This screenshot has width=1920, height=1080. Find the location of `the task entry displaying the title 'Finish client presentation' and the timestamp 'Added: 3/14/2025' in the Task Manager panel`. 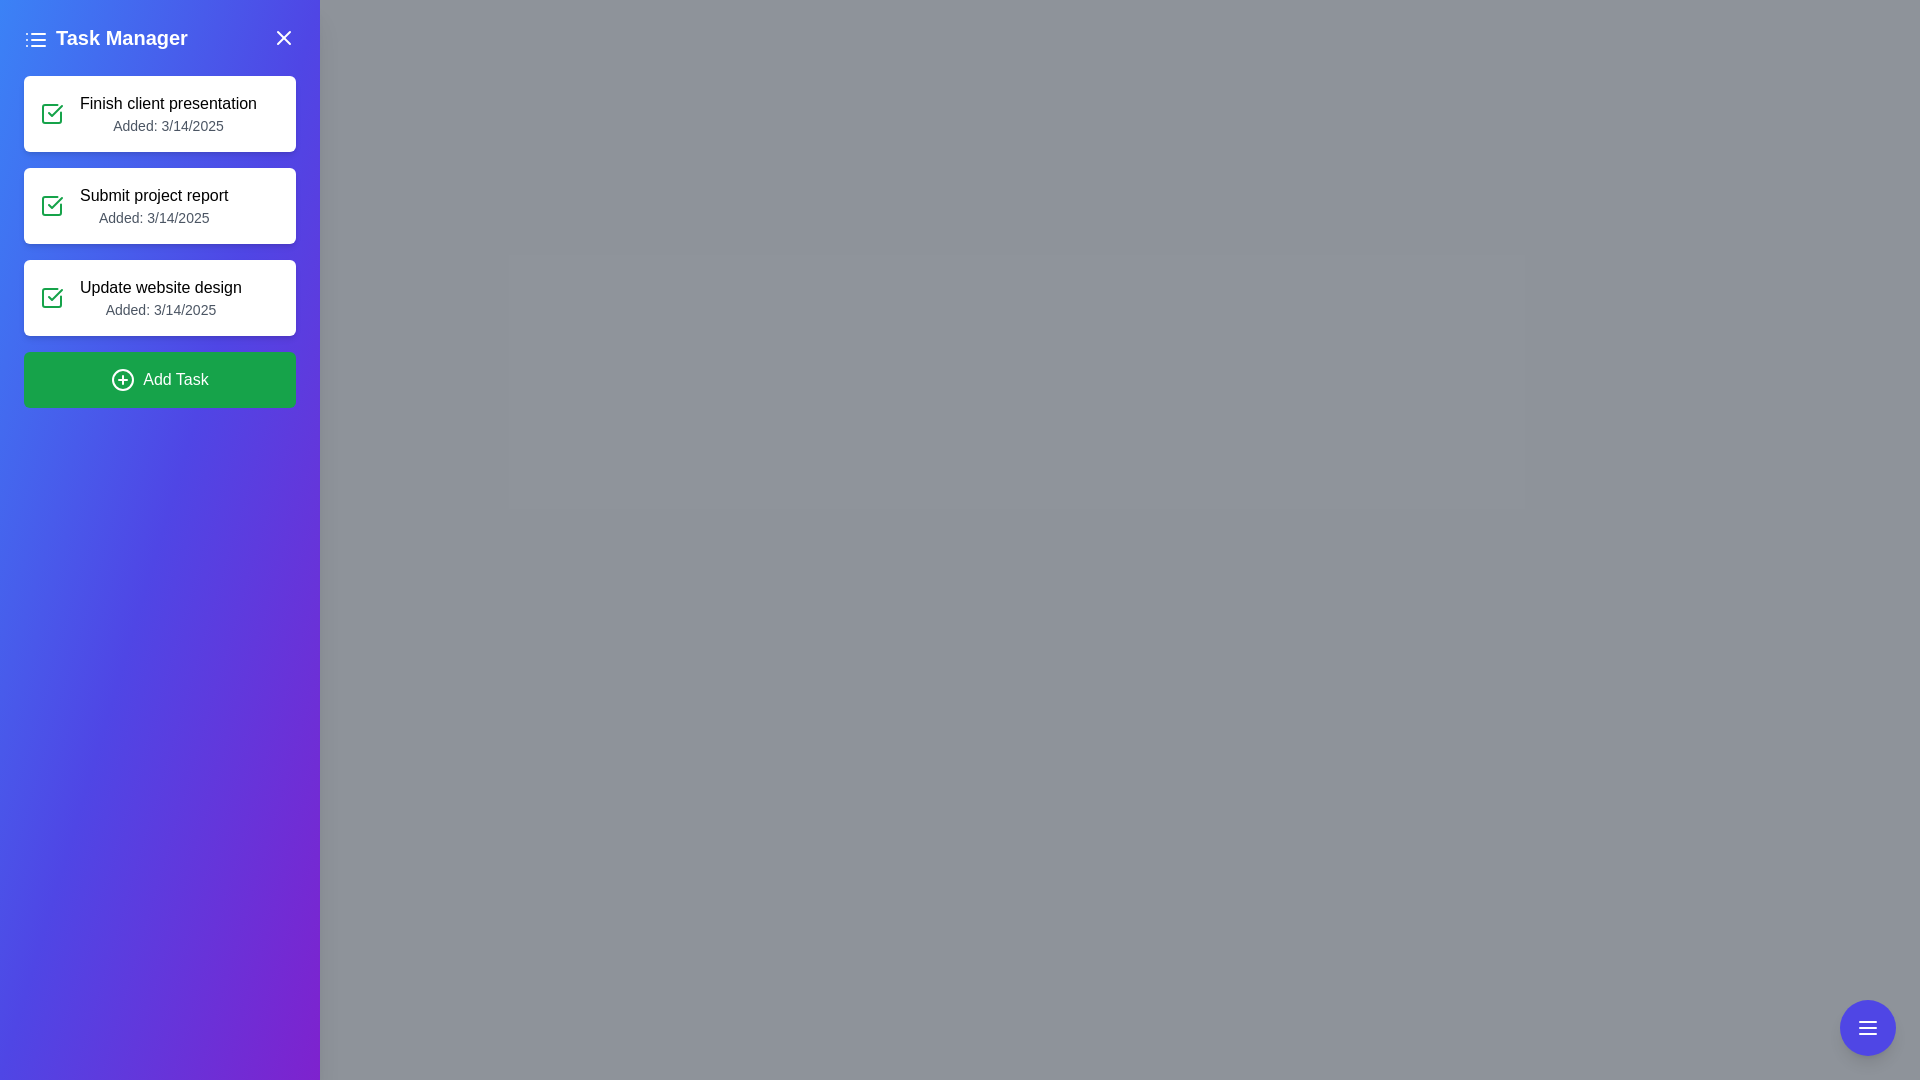

the task entry displaying the title 'Finish client presentation' and the timestamp 'Added: 3/14/2025' in the Task Manager panel is located at coordinates (168, 114).